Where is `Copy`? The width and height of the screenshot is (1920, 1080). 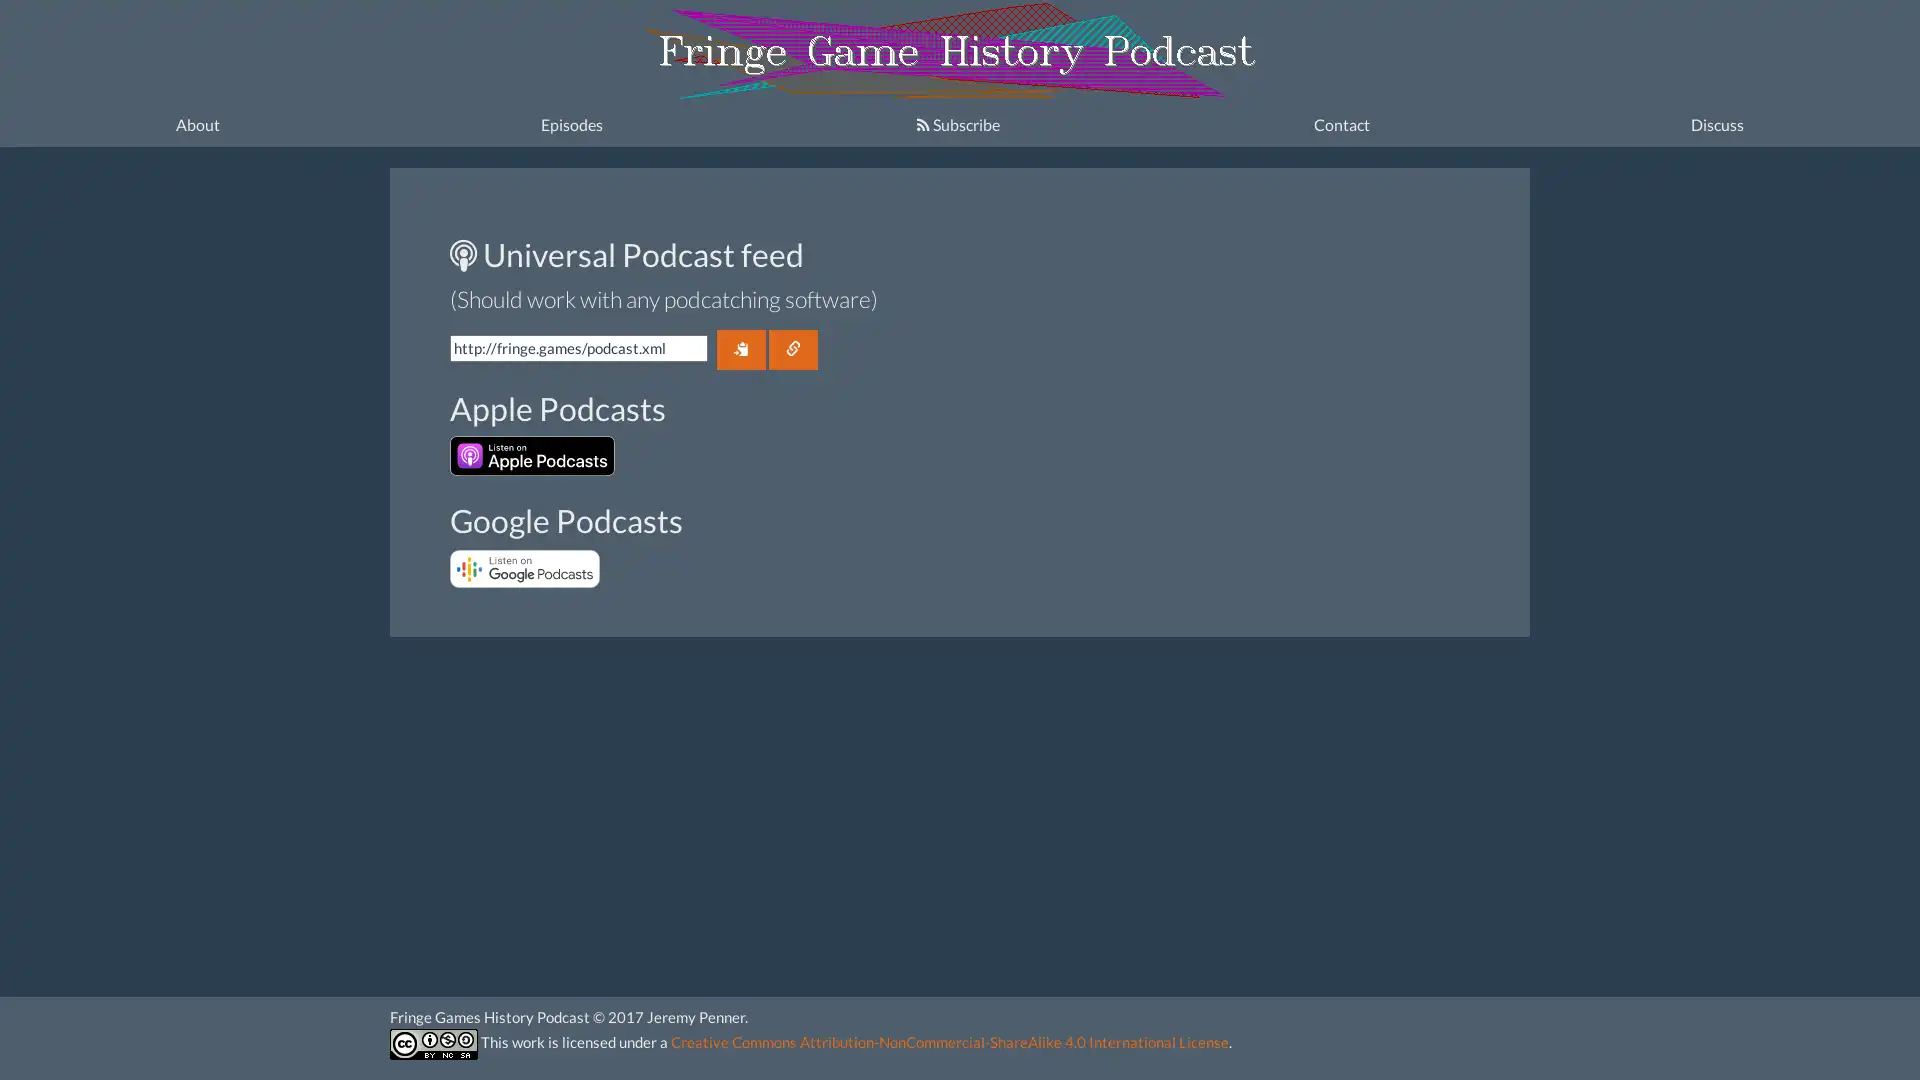
Copy is located at coordinates (740, 348).